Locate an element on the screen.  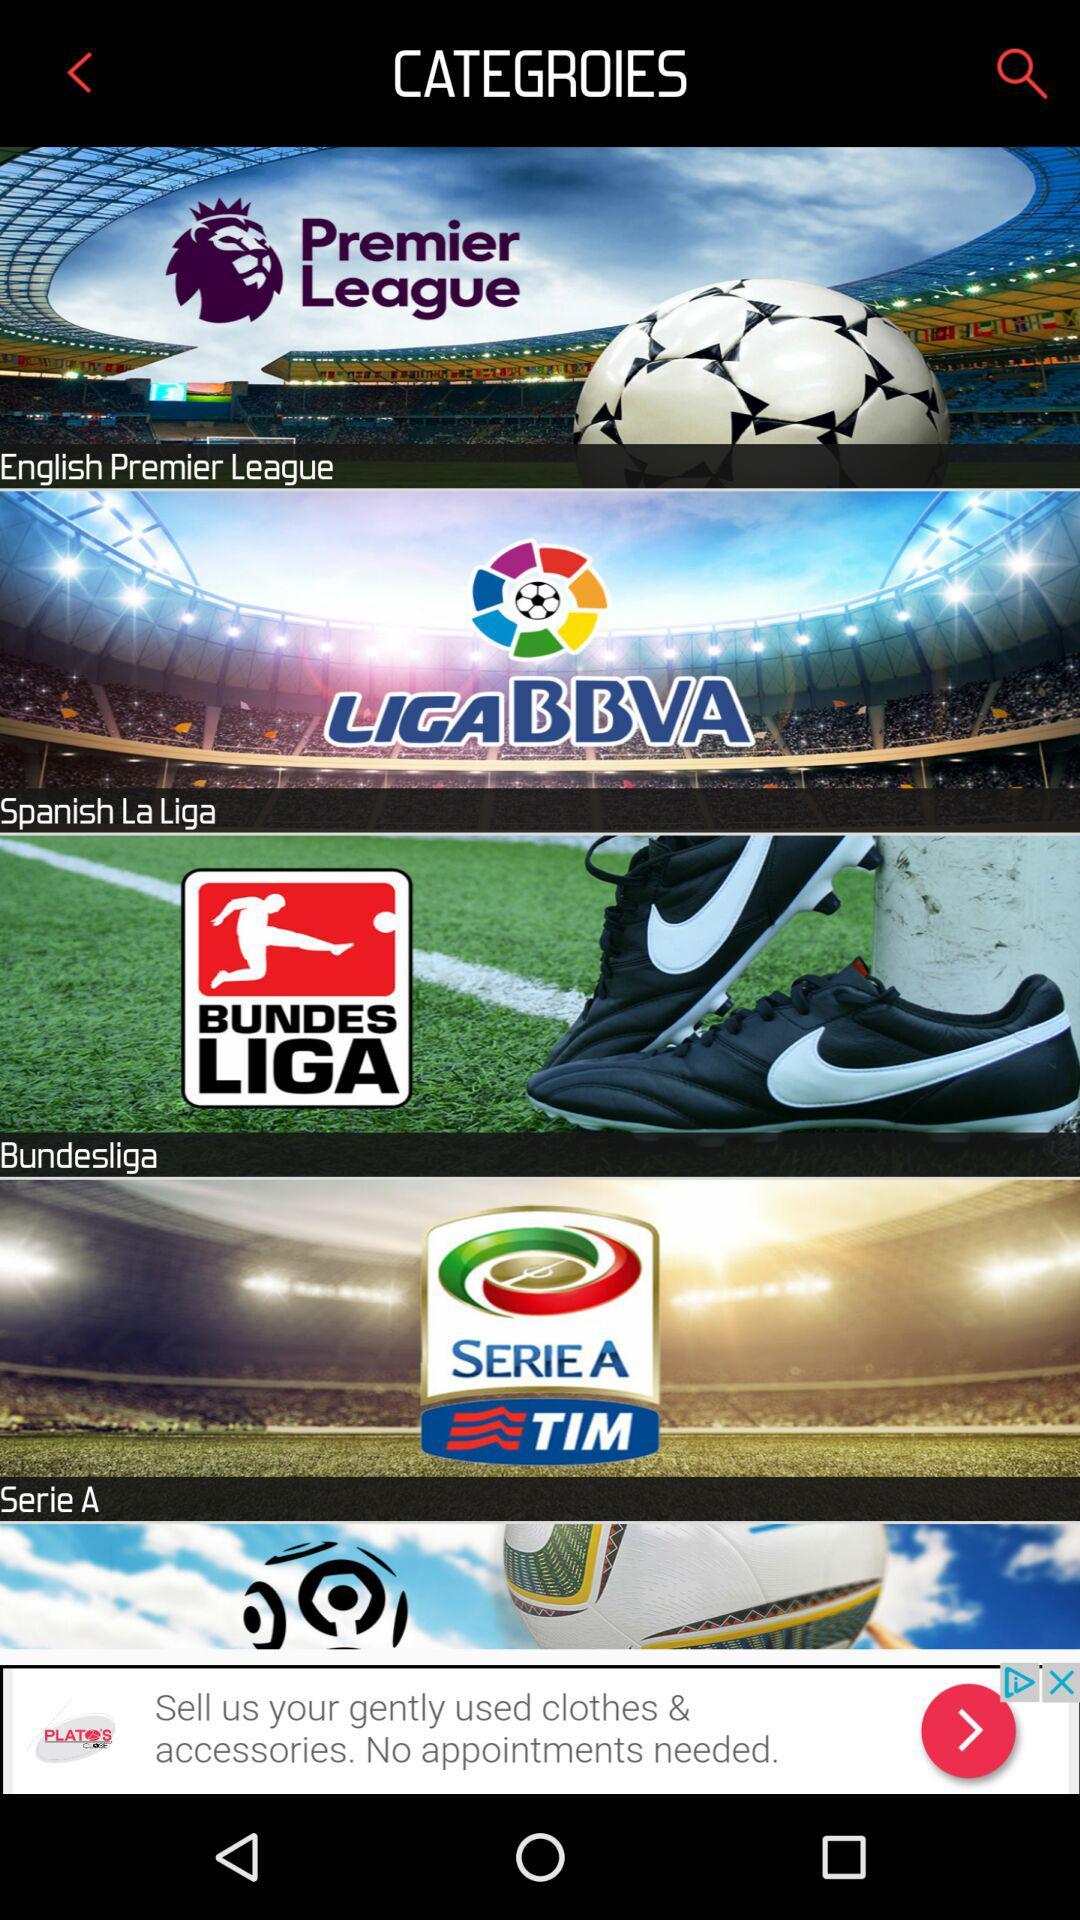
search is located at coordinates (1022, 73).